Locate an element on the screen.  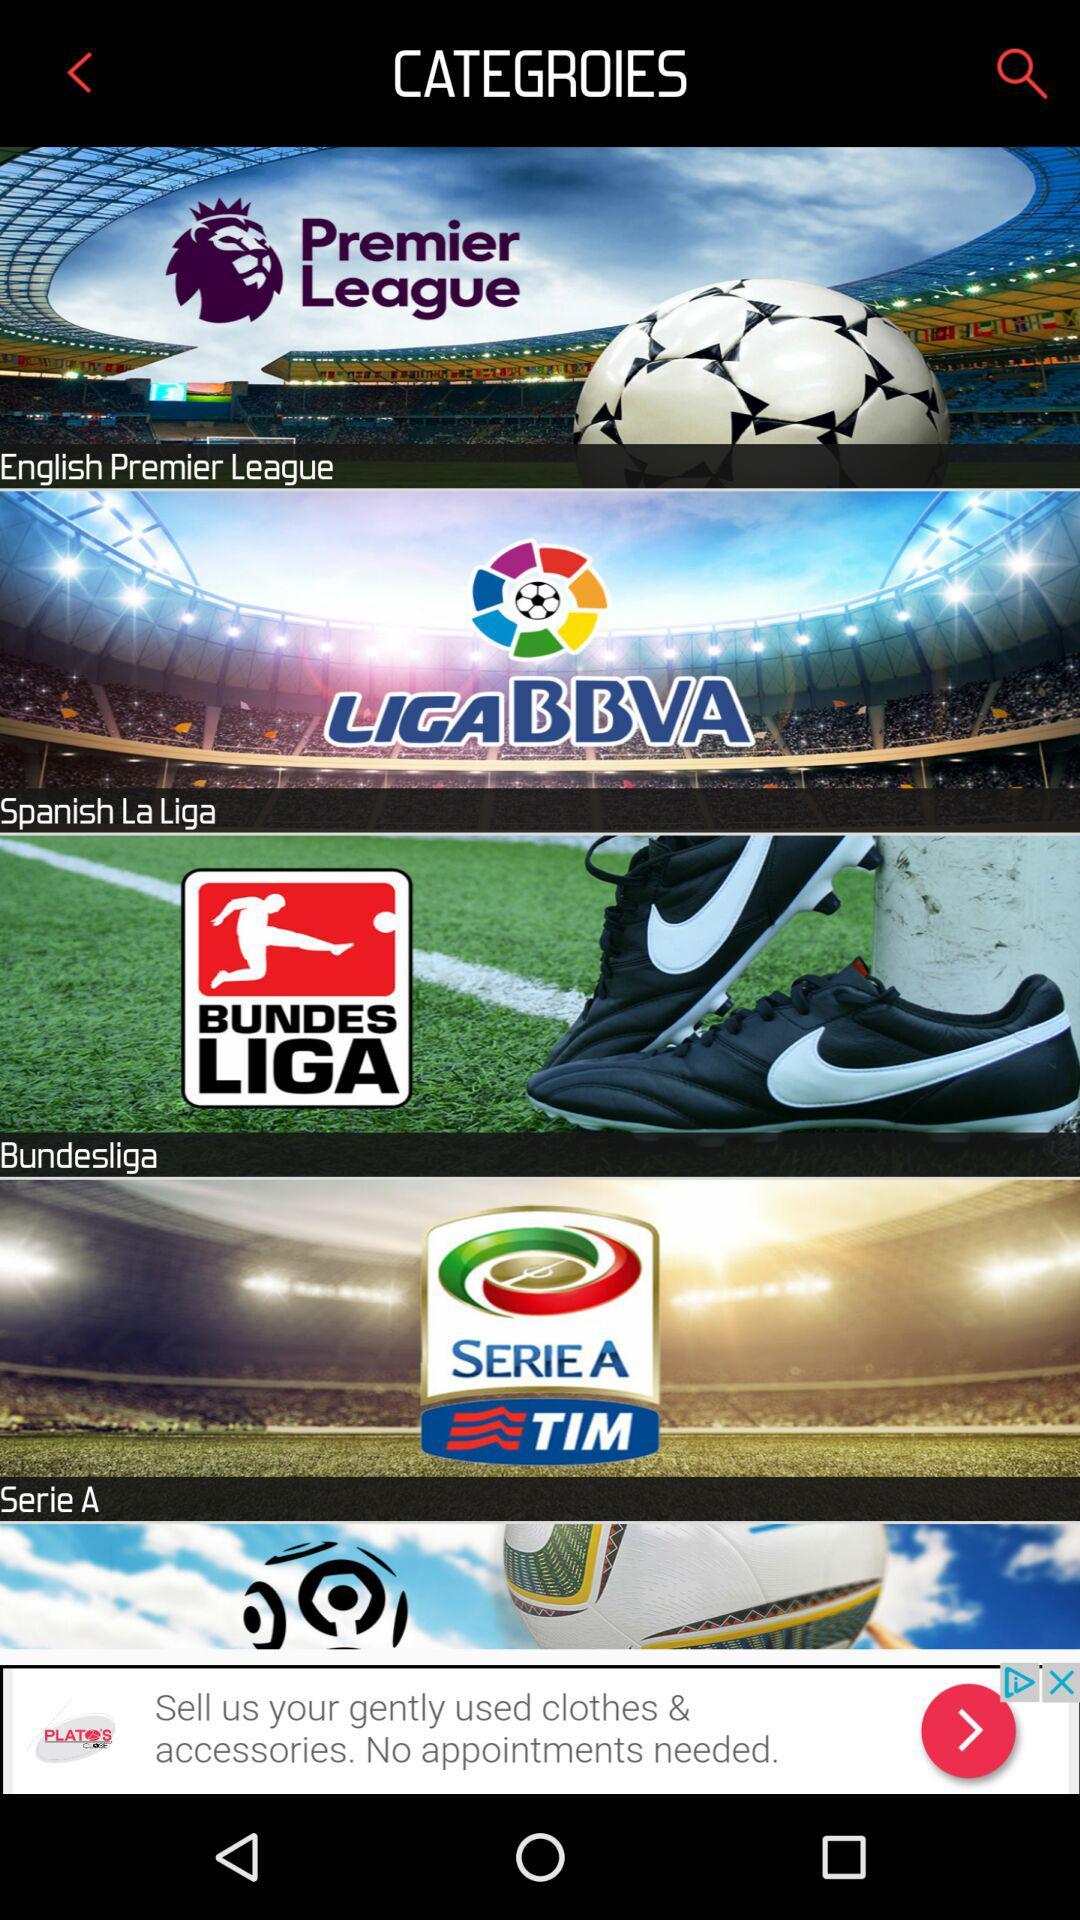
search is located at coordinates (1022, 73).